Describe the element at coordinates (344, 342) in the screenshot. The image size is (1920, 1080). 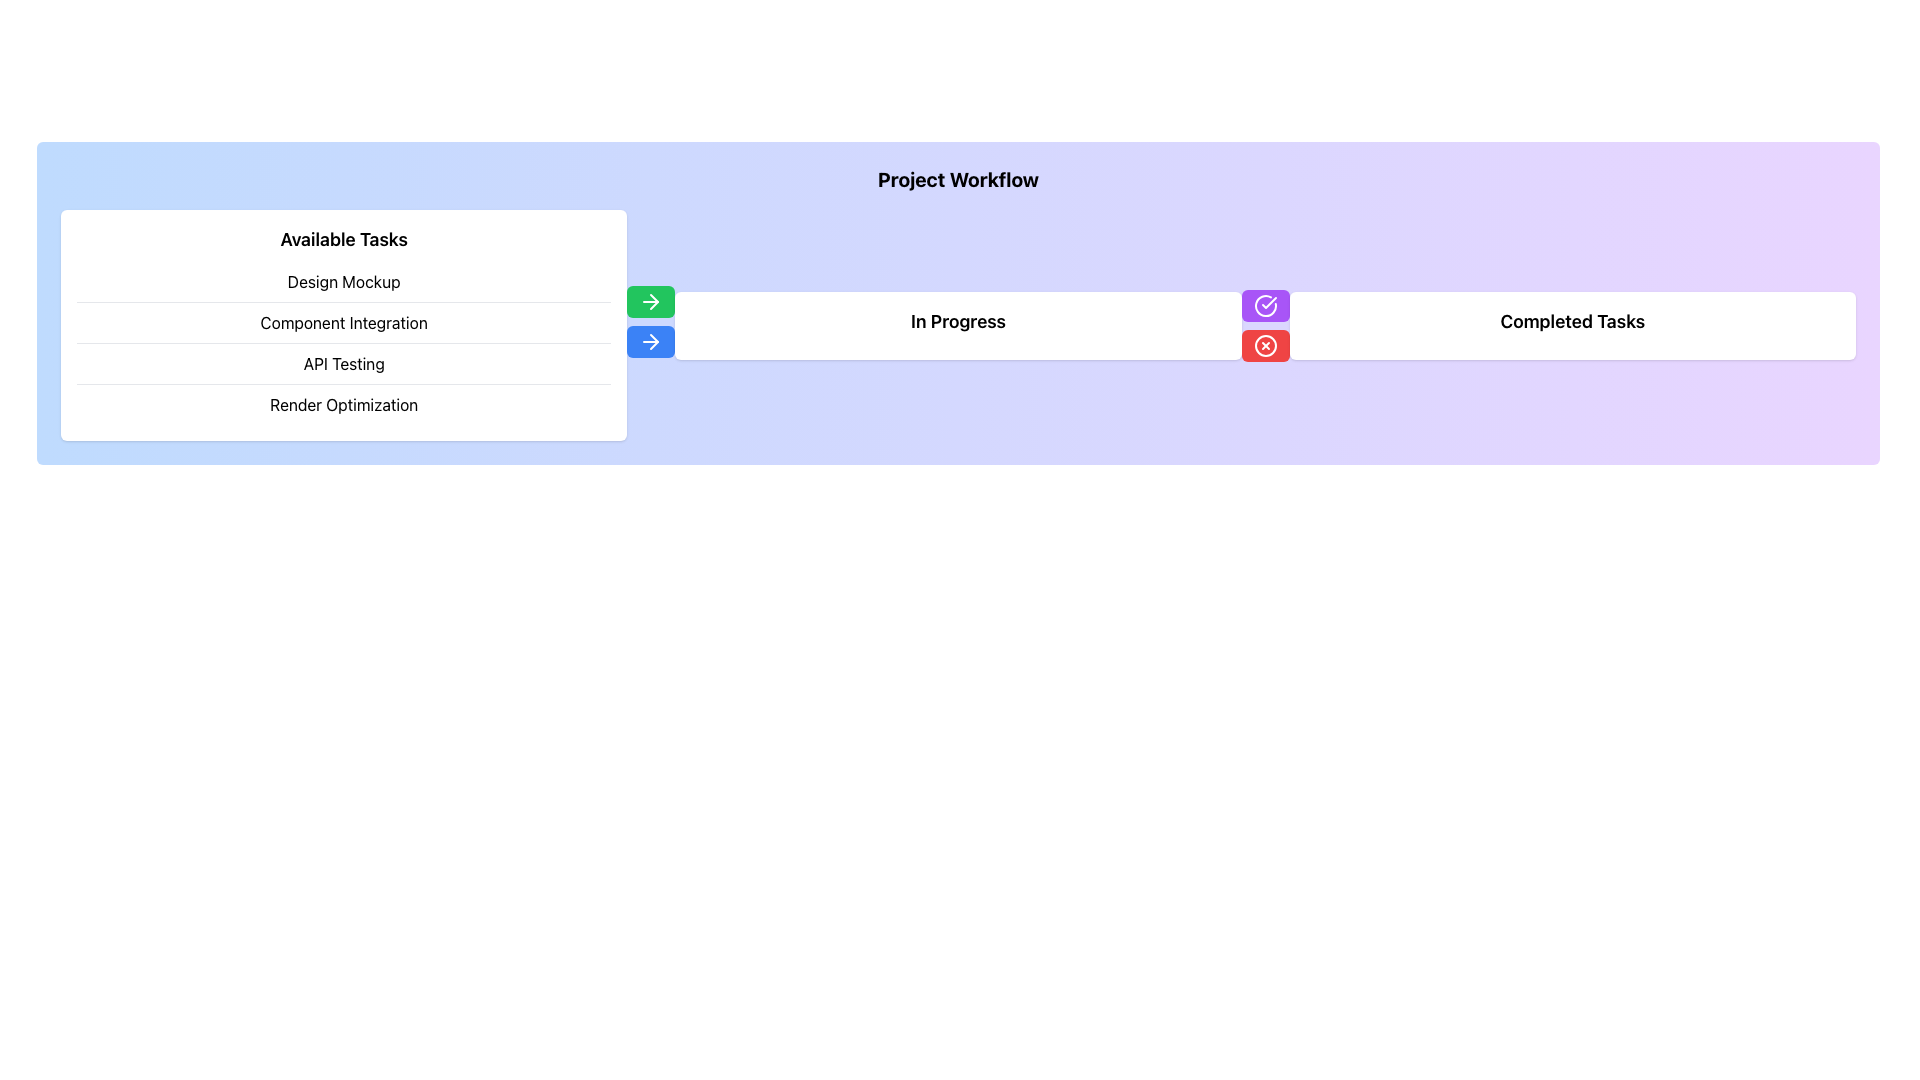
I see `the task titled 'Component Integration', which is the second item in the 'Available Tasks' list` at that location.